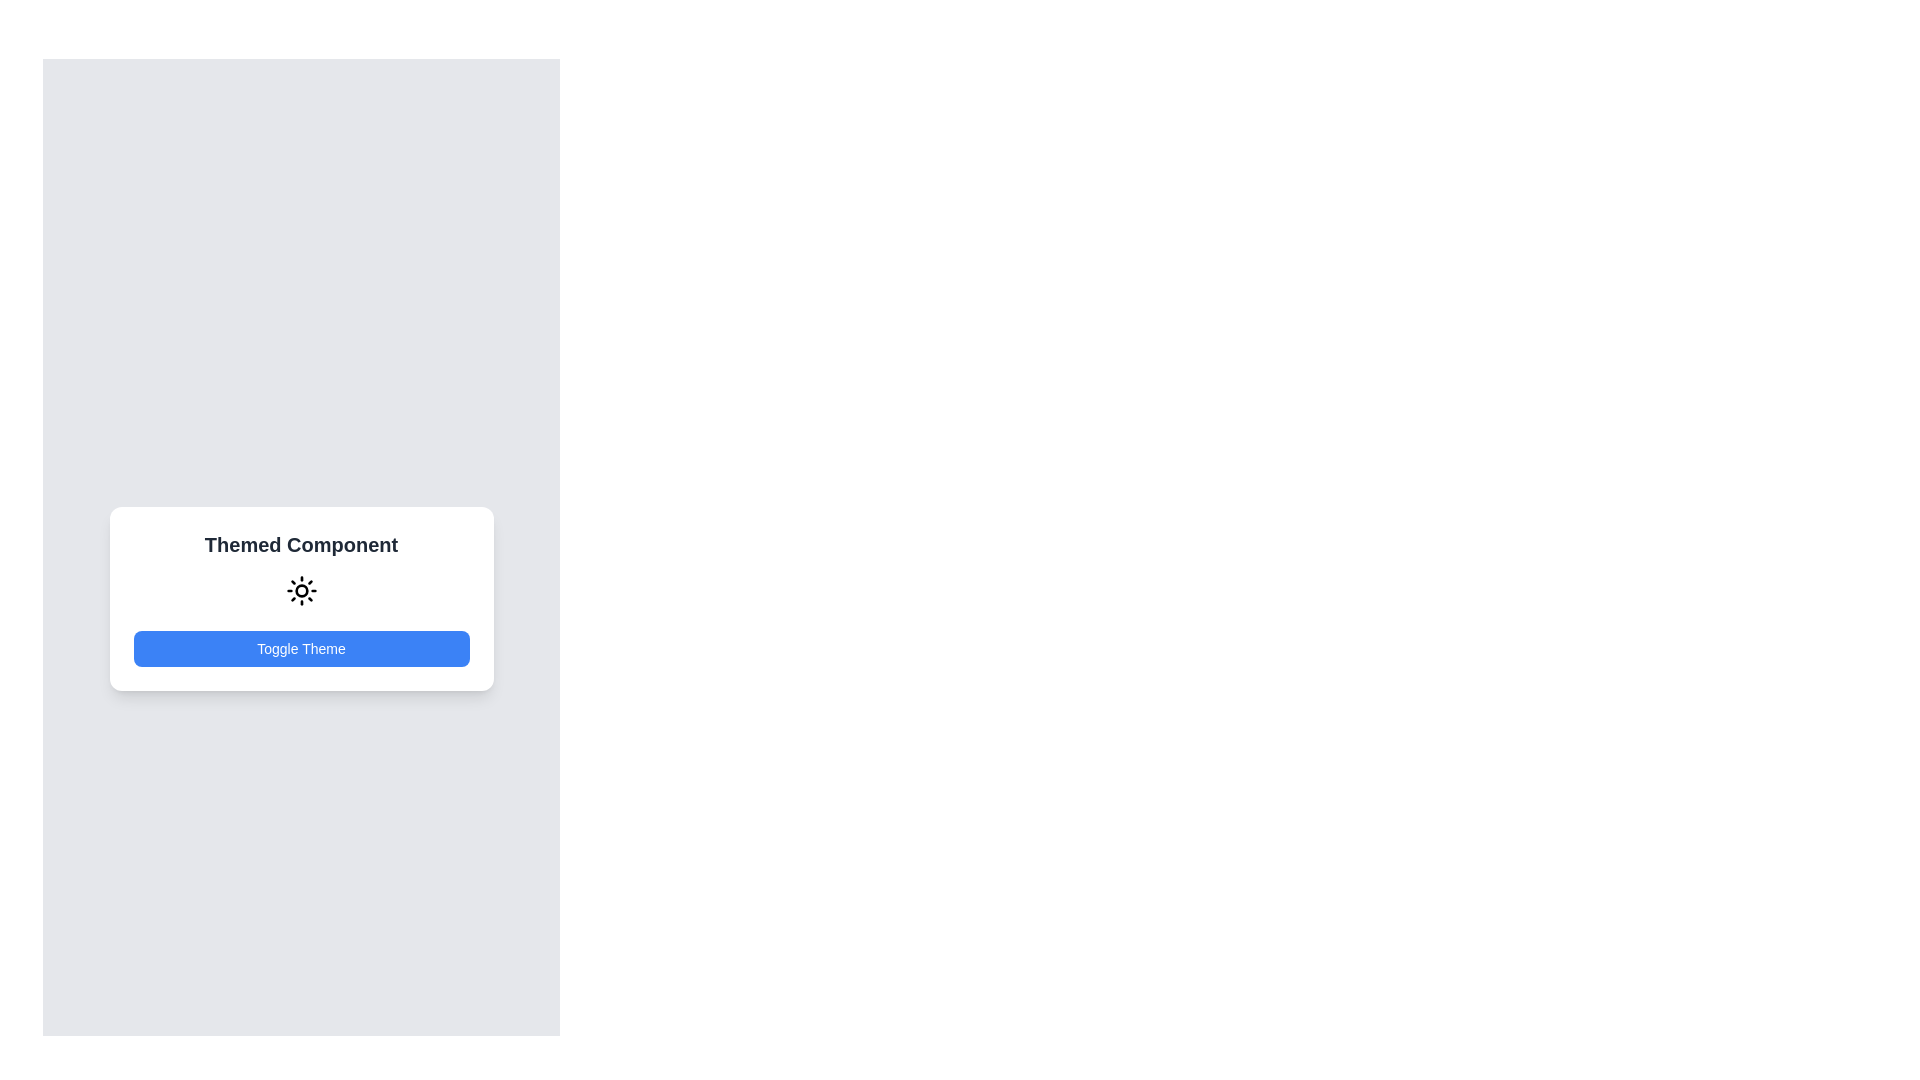 The image size is (1920, 1080). What do you see at coordinates (300, 648) in the screenshot?
I see `the blue button labeled 'Toggle Theme' with white text to change its background color` at bounding box center [300, 648].